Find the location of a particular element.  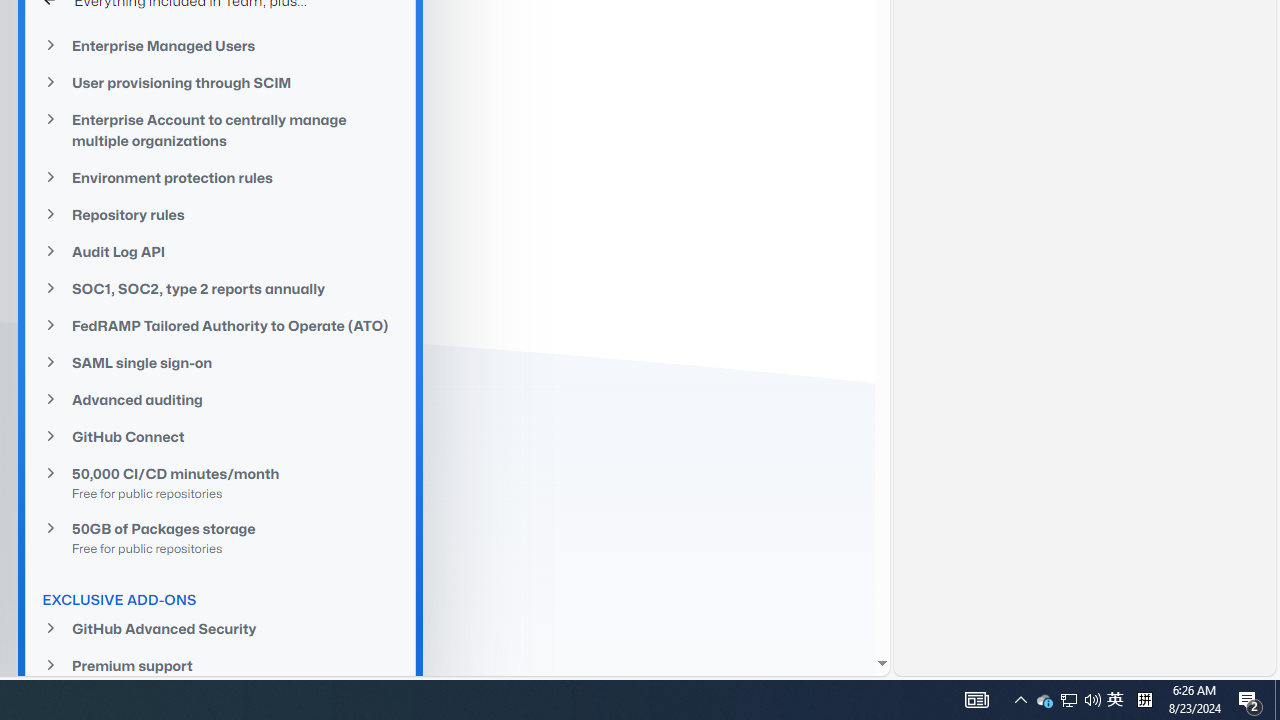

'Audit Log API' is located at coordinates (220, 250).